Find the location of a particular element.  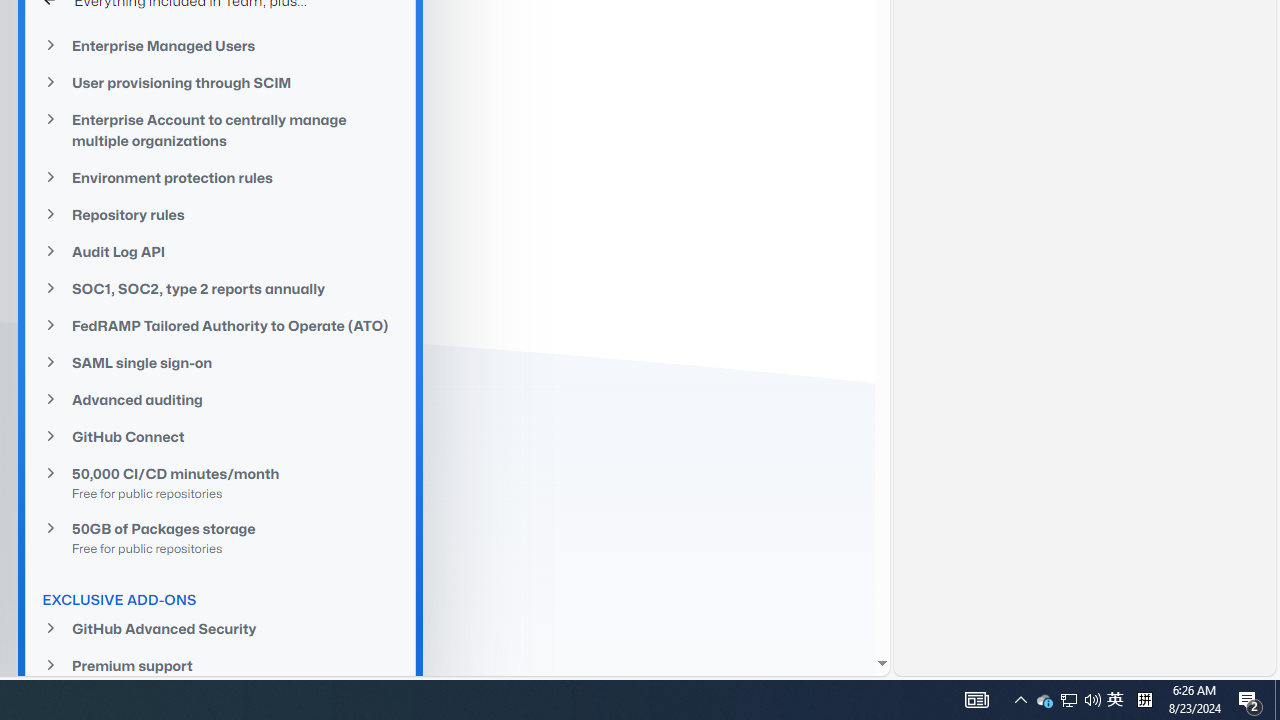

'Audit Log API' is located at coordinates (220, 250).